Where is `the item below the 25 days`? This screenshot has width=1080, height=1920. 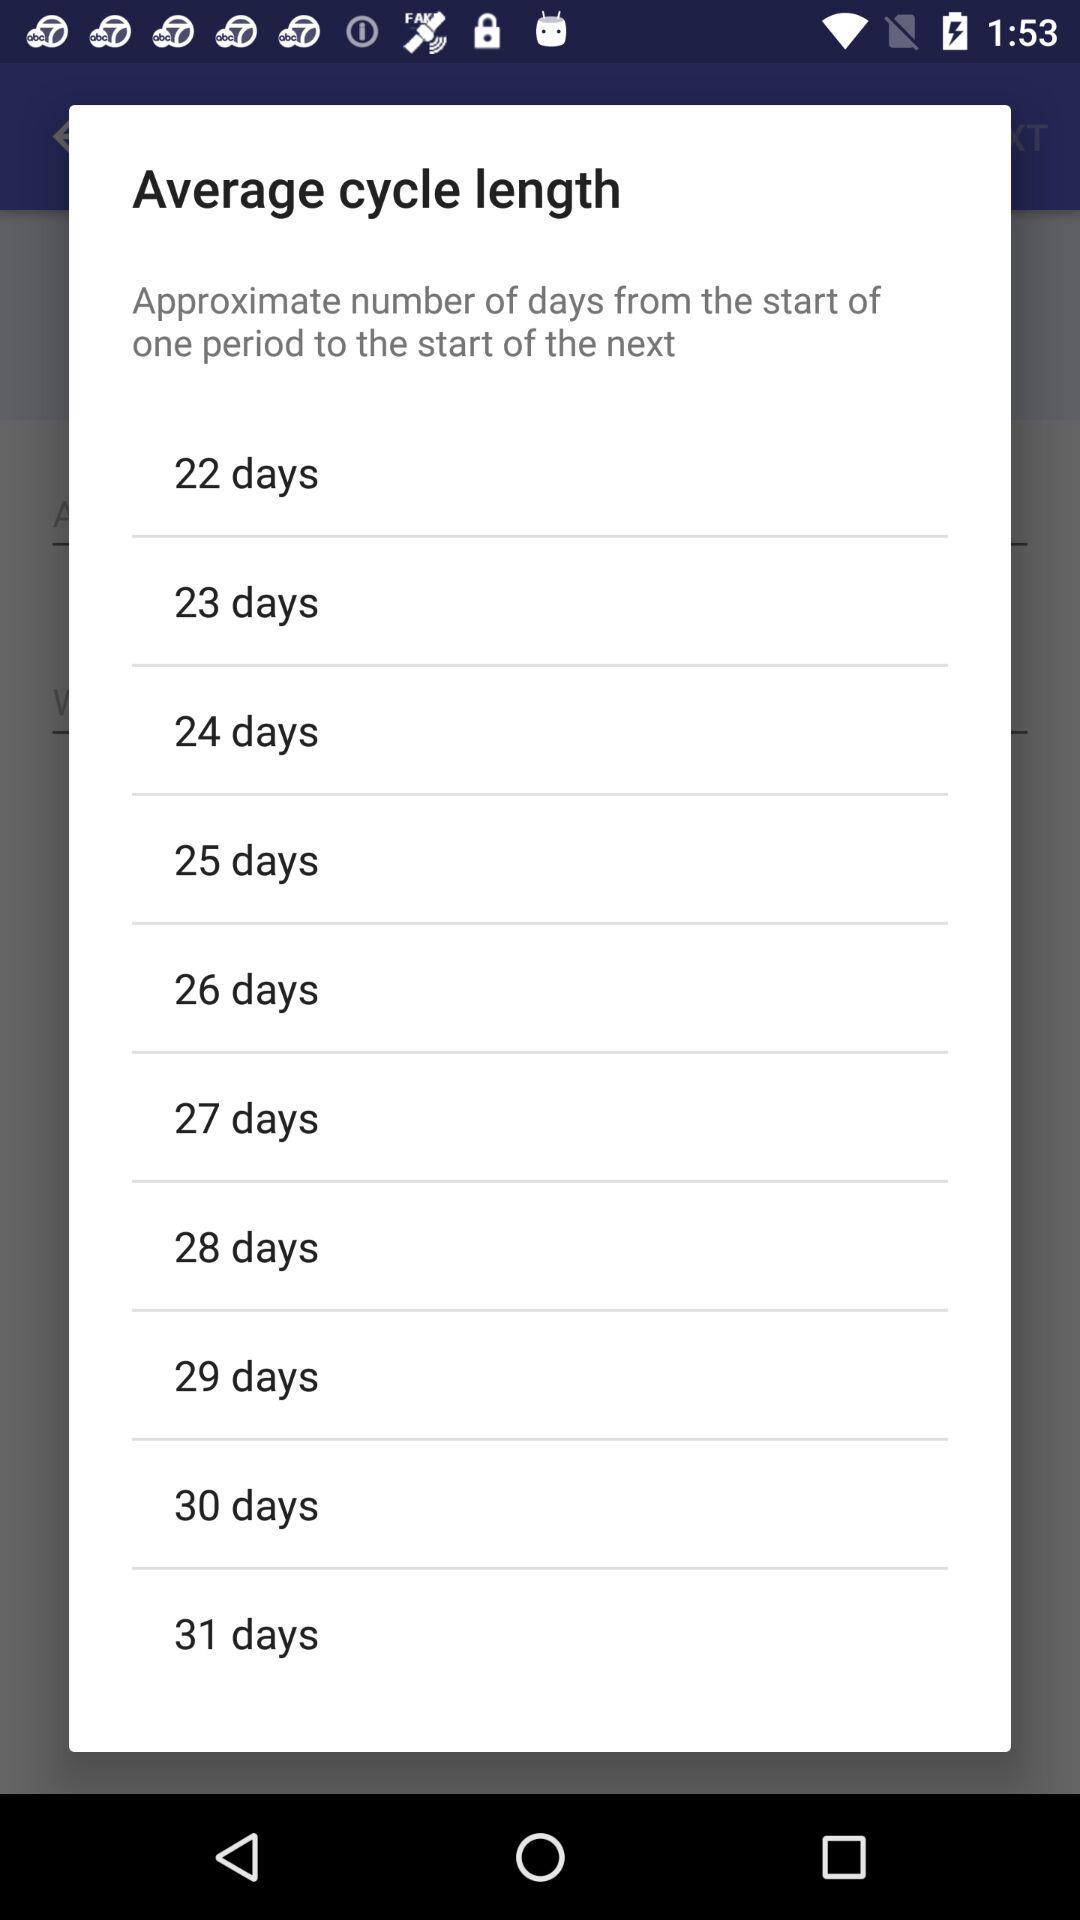 the item below the 25 days is located at coordinates (540, 987).